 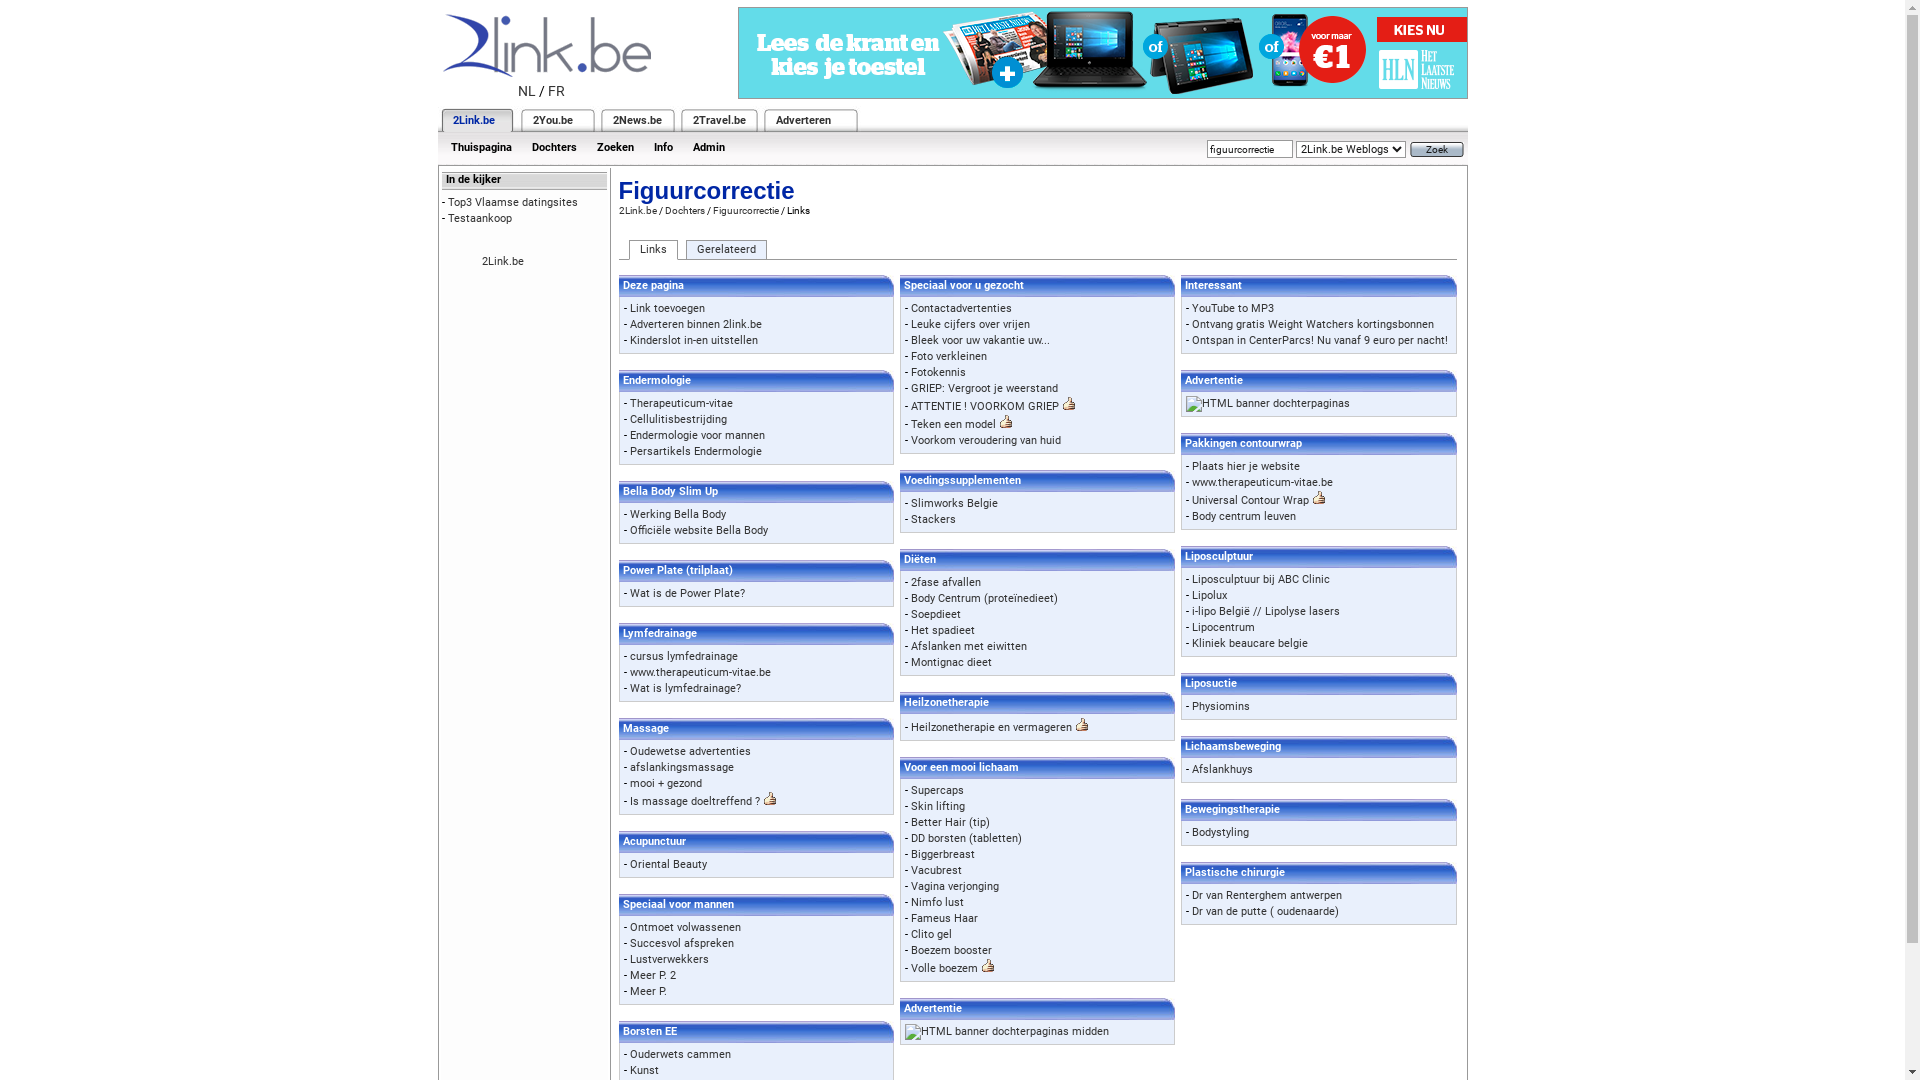 I want to click on '2fase afvallen', so click(x=944, y=582).